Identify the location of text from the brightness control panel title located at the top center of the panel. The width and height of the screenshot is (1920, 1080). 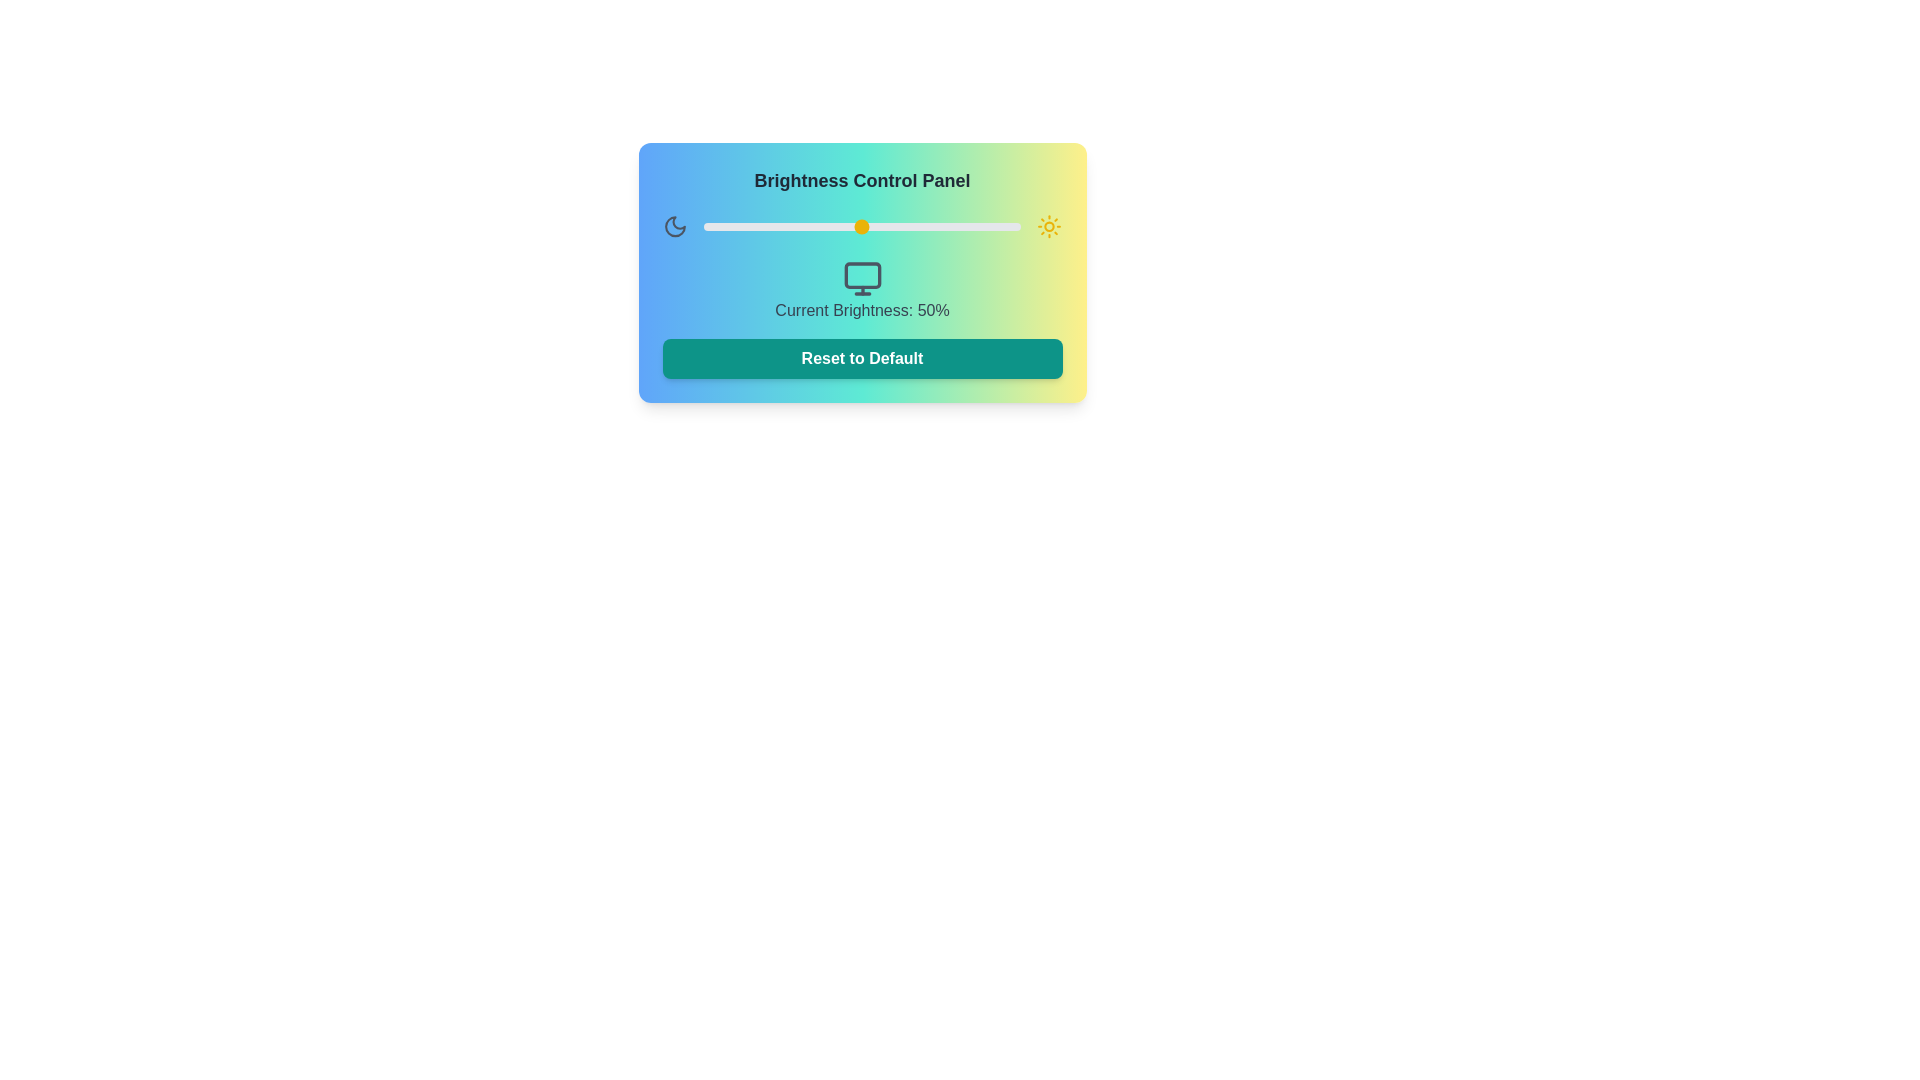
(862, 181).